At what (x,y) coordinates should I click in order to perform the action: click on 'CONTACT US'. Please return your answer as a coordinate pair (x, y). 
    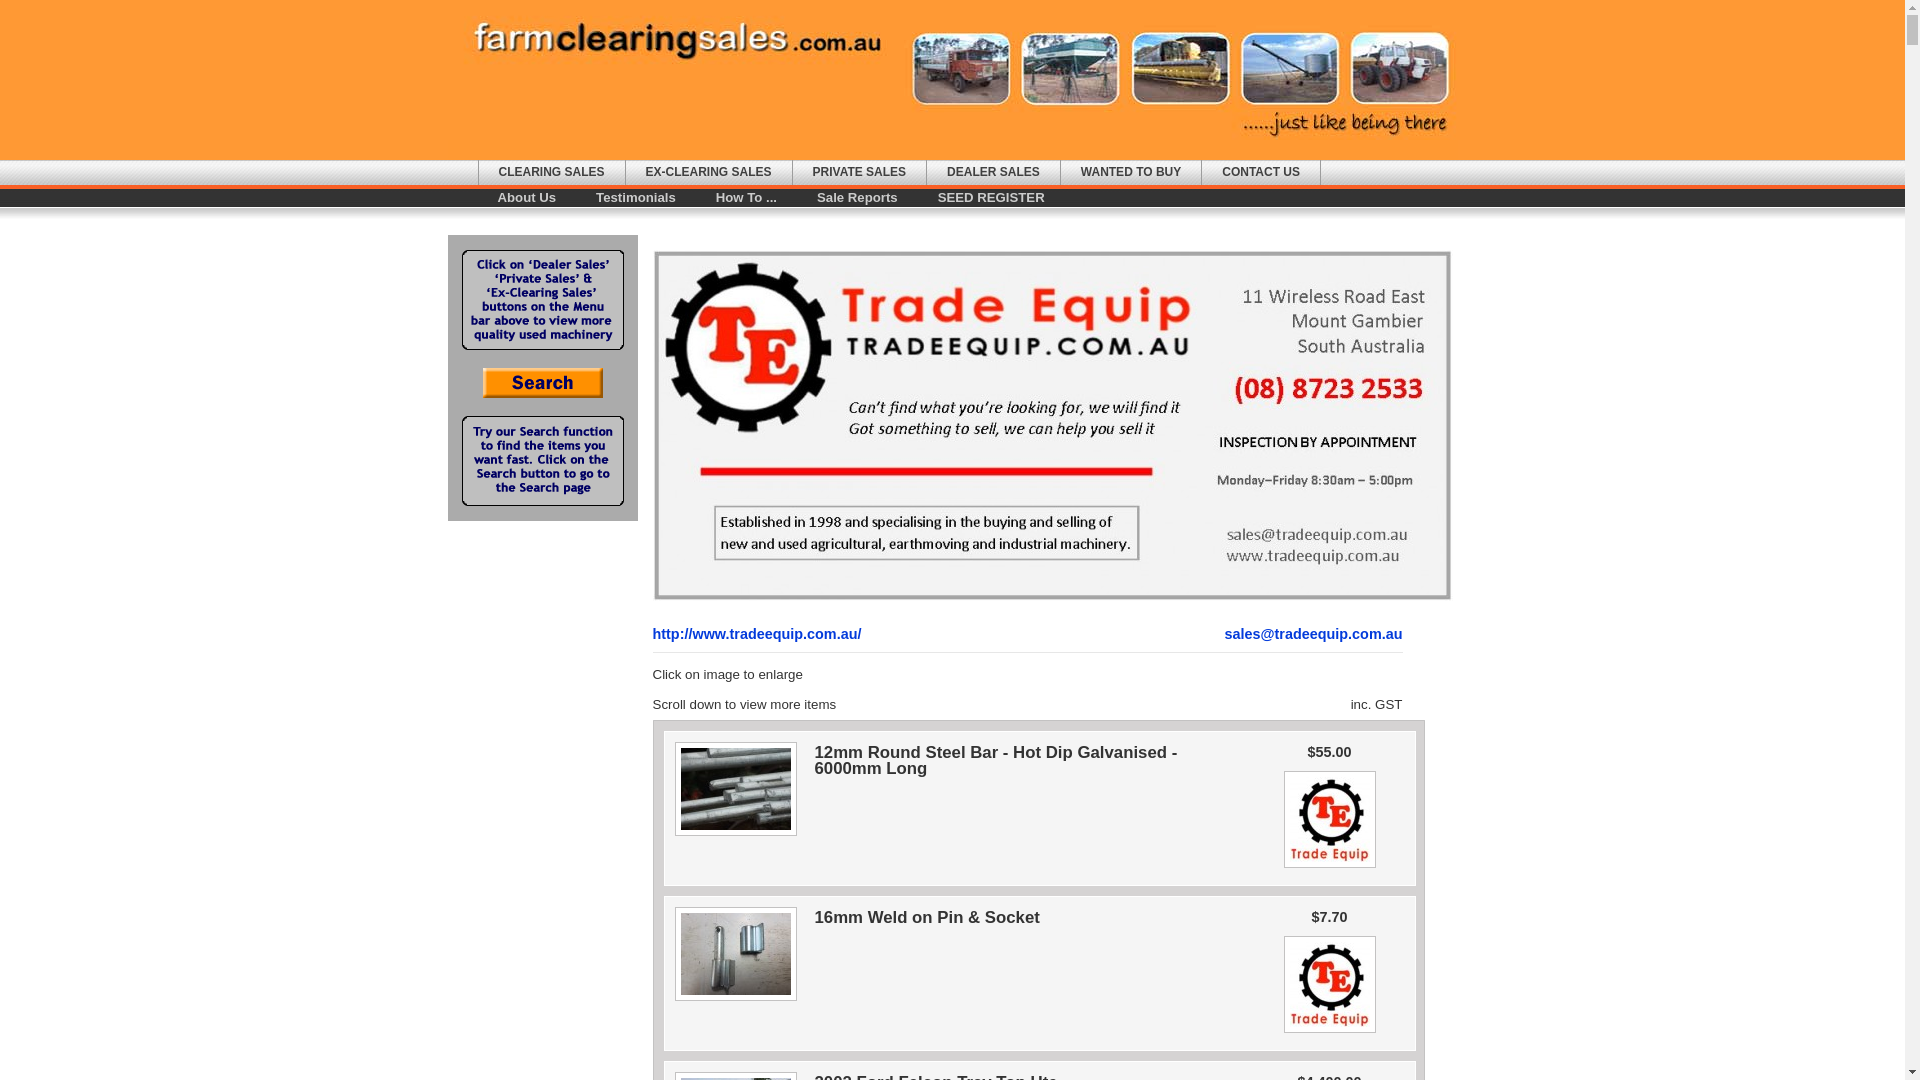
    Looking at the image, I should click on (1260, 171).